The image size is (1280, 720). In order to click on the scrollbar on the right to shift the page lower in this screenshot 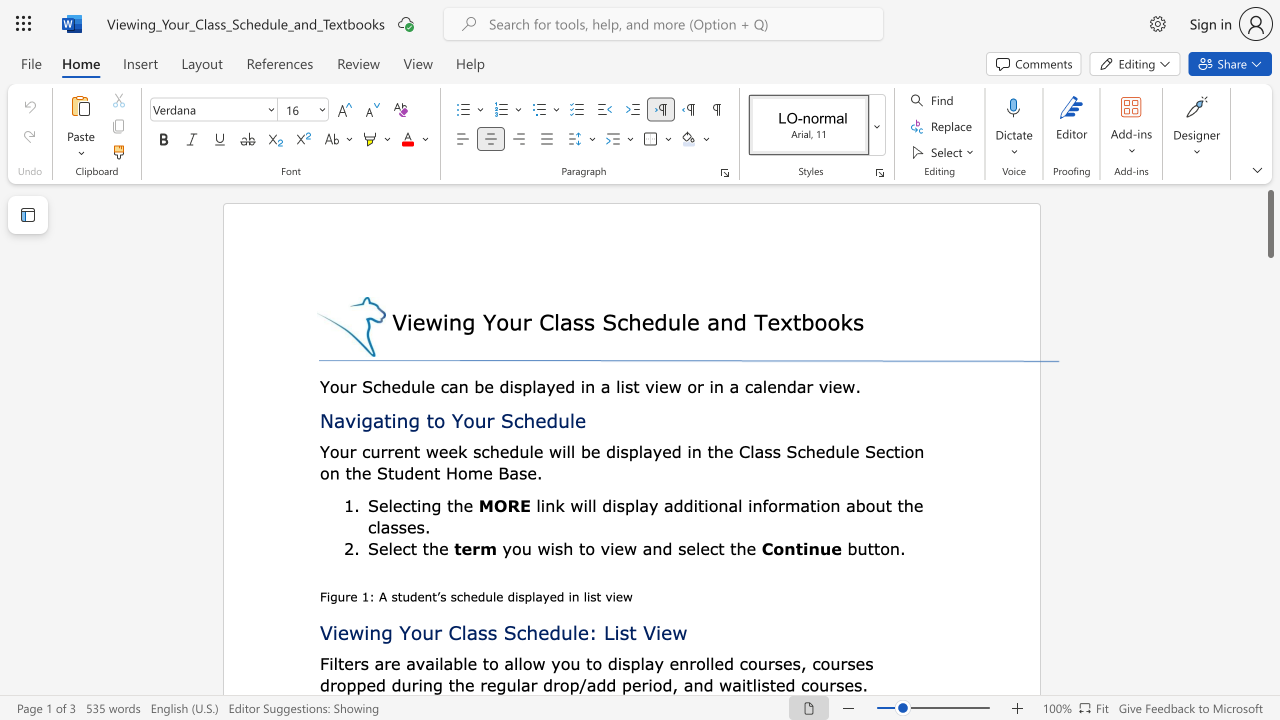, I will do `click(1269, 450)`.